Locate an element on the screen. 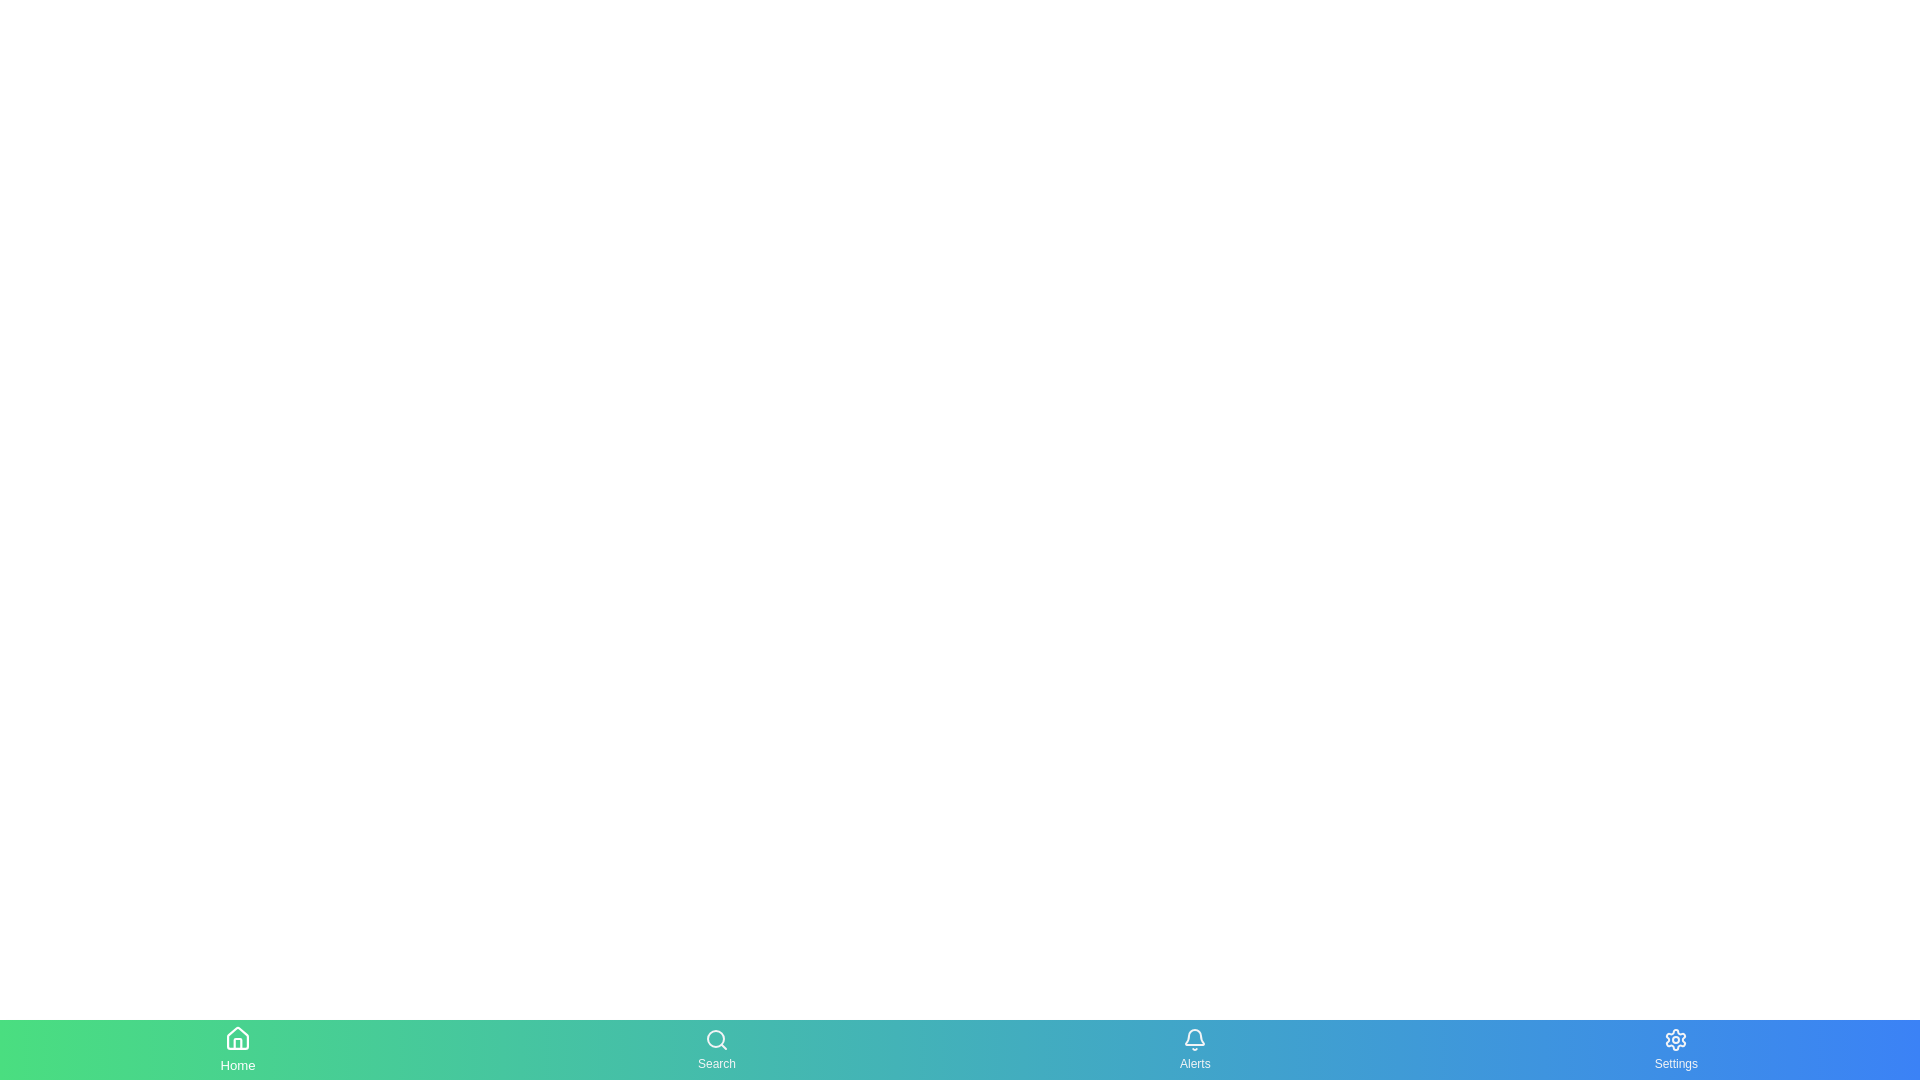 The height and width of the screenshot is (1080, 1920). the navigation item labeled 'Home' is located at coordinates (238, 1048).